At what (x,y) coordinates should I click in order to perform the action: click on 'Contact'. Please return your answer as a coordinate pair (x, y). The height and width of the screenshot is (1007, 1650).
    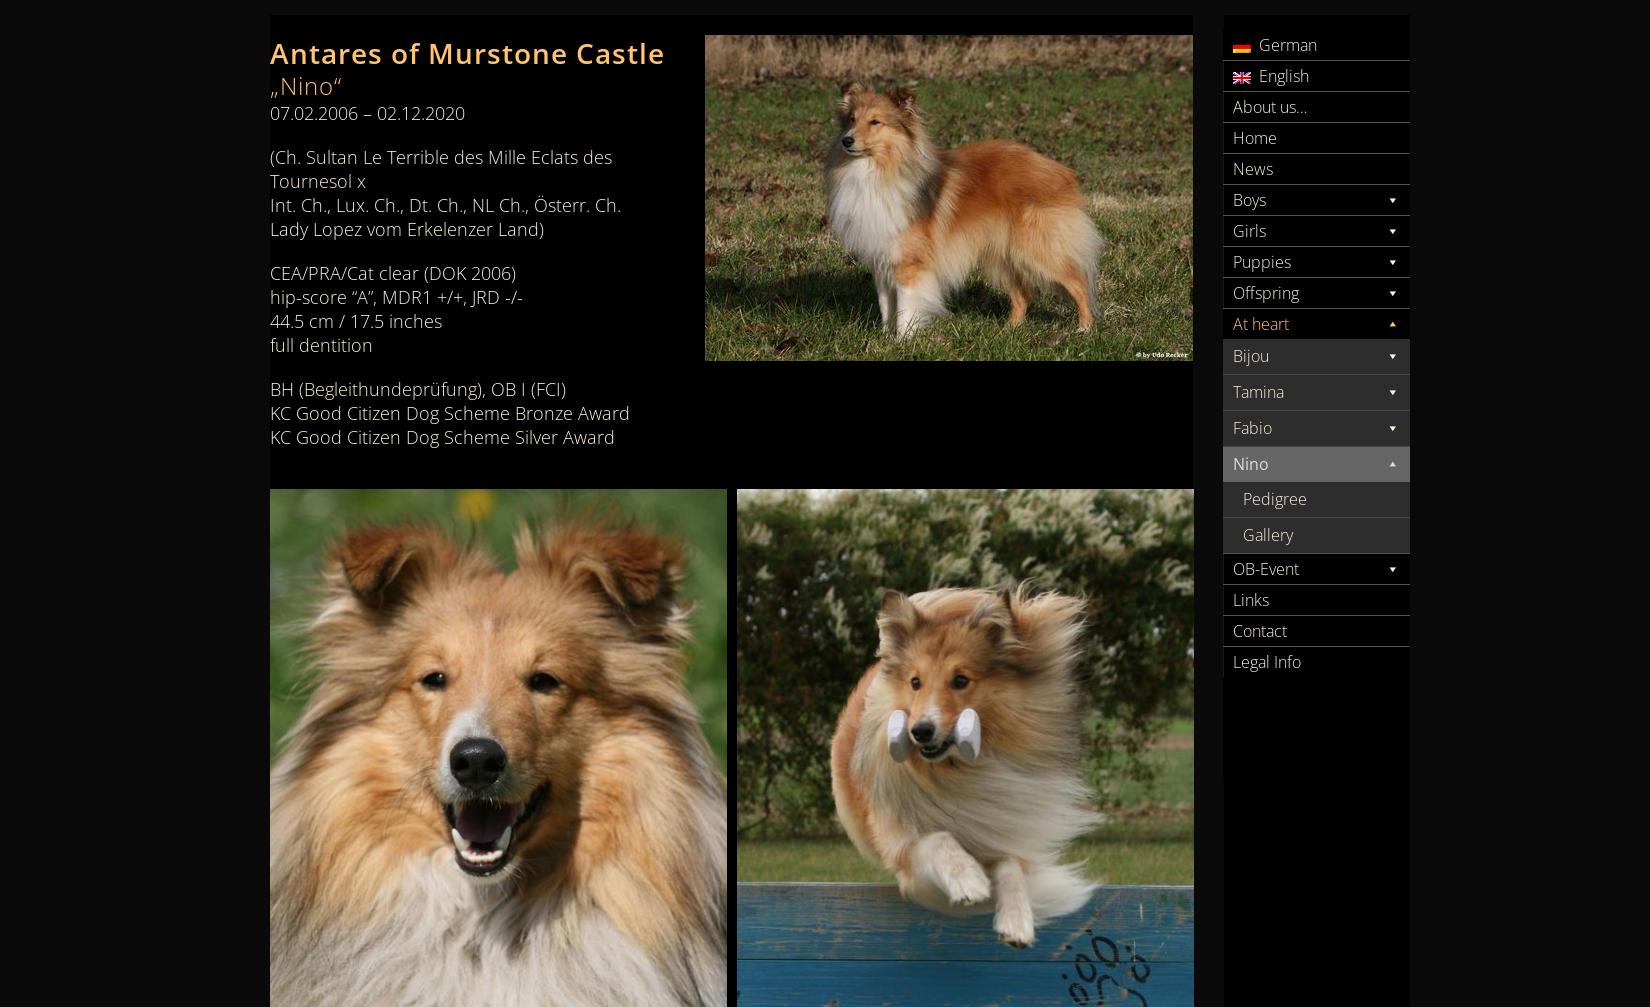
    Looking at the image, I should click on (1258, 629).